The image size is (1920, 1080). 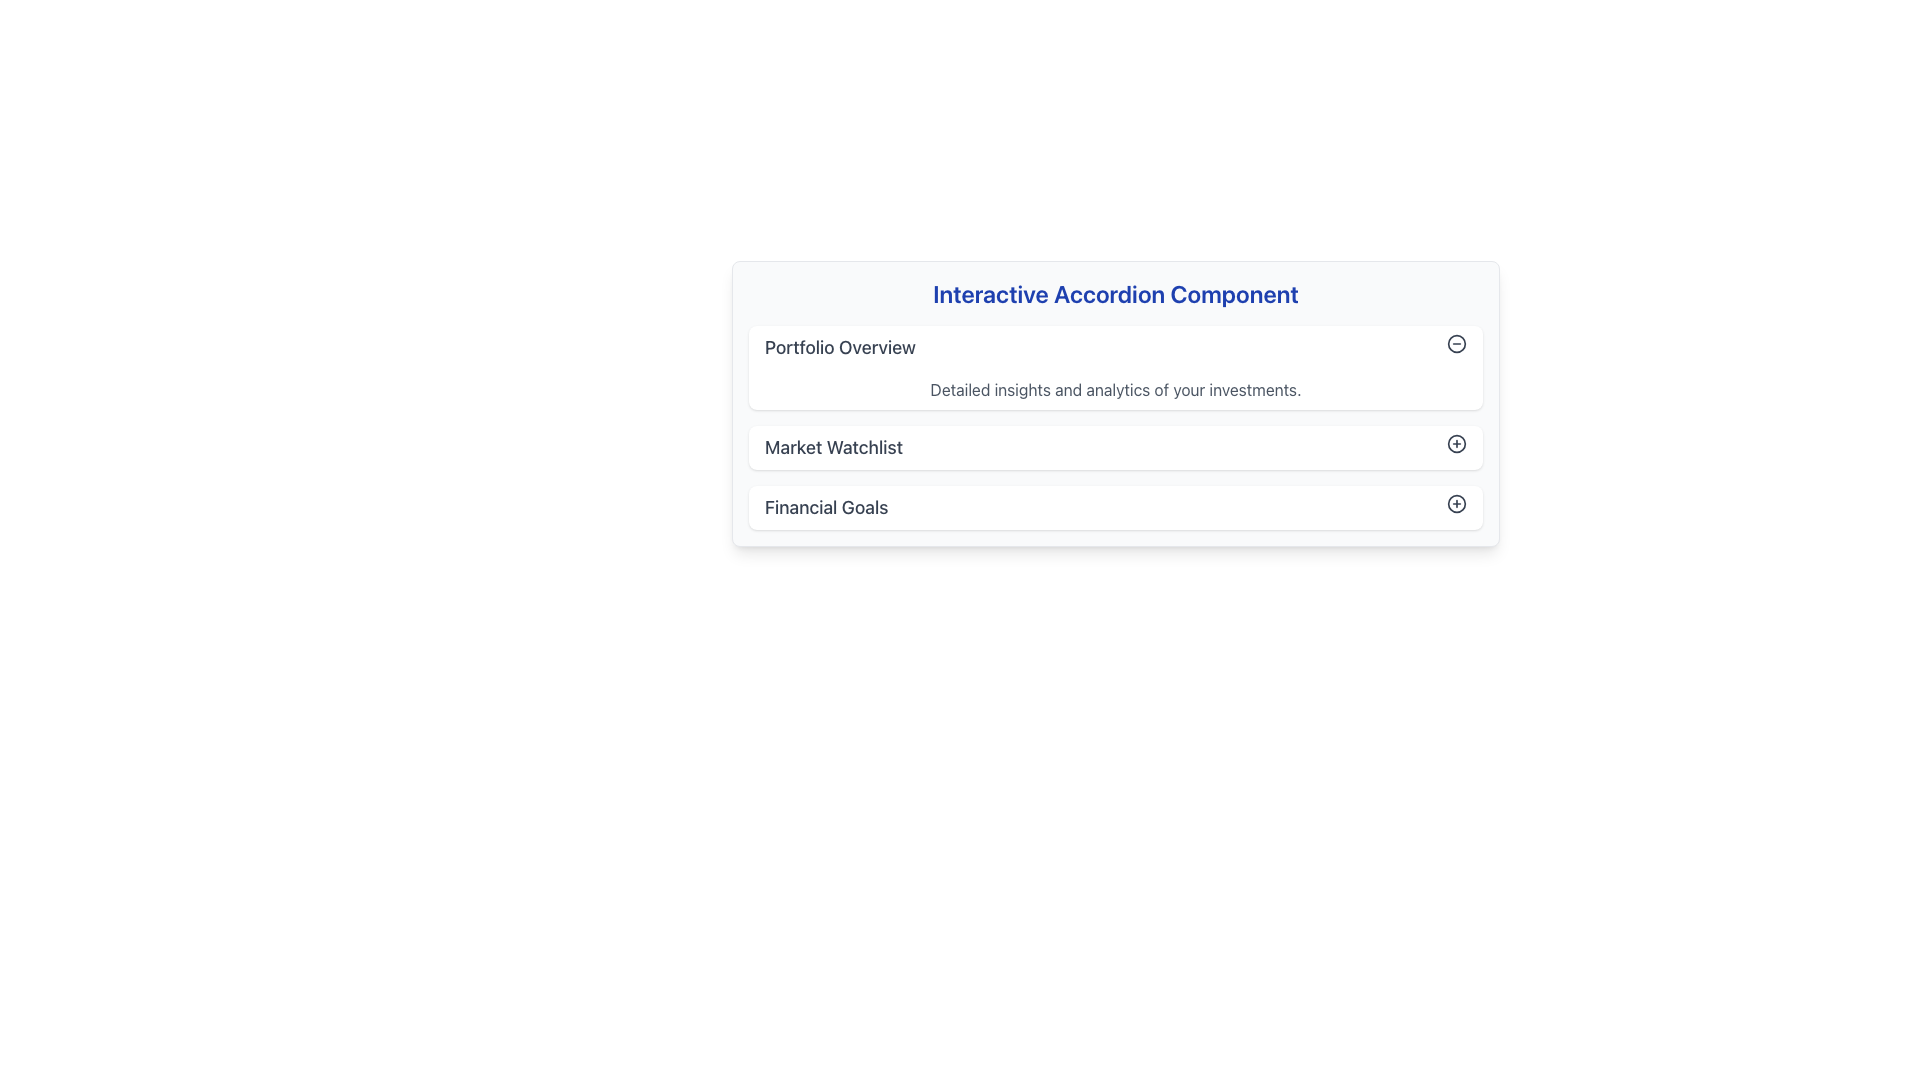 I want to click on the small circular '+' button located to the right of the 'Market Watchlist' text, so click(x=1457, y=442).